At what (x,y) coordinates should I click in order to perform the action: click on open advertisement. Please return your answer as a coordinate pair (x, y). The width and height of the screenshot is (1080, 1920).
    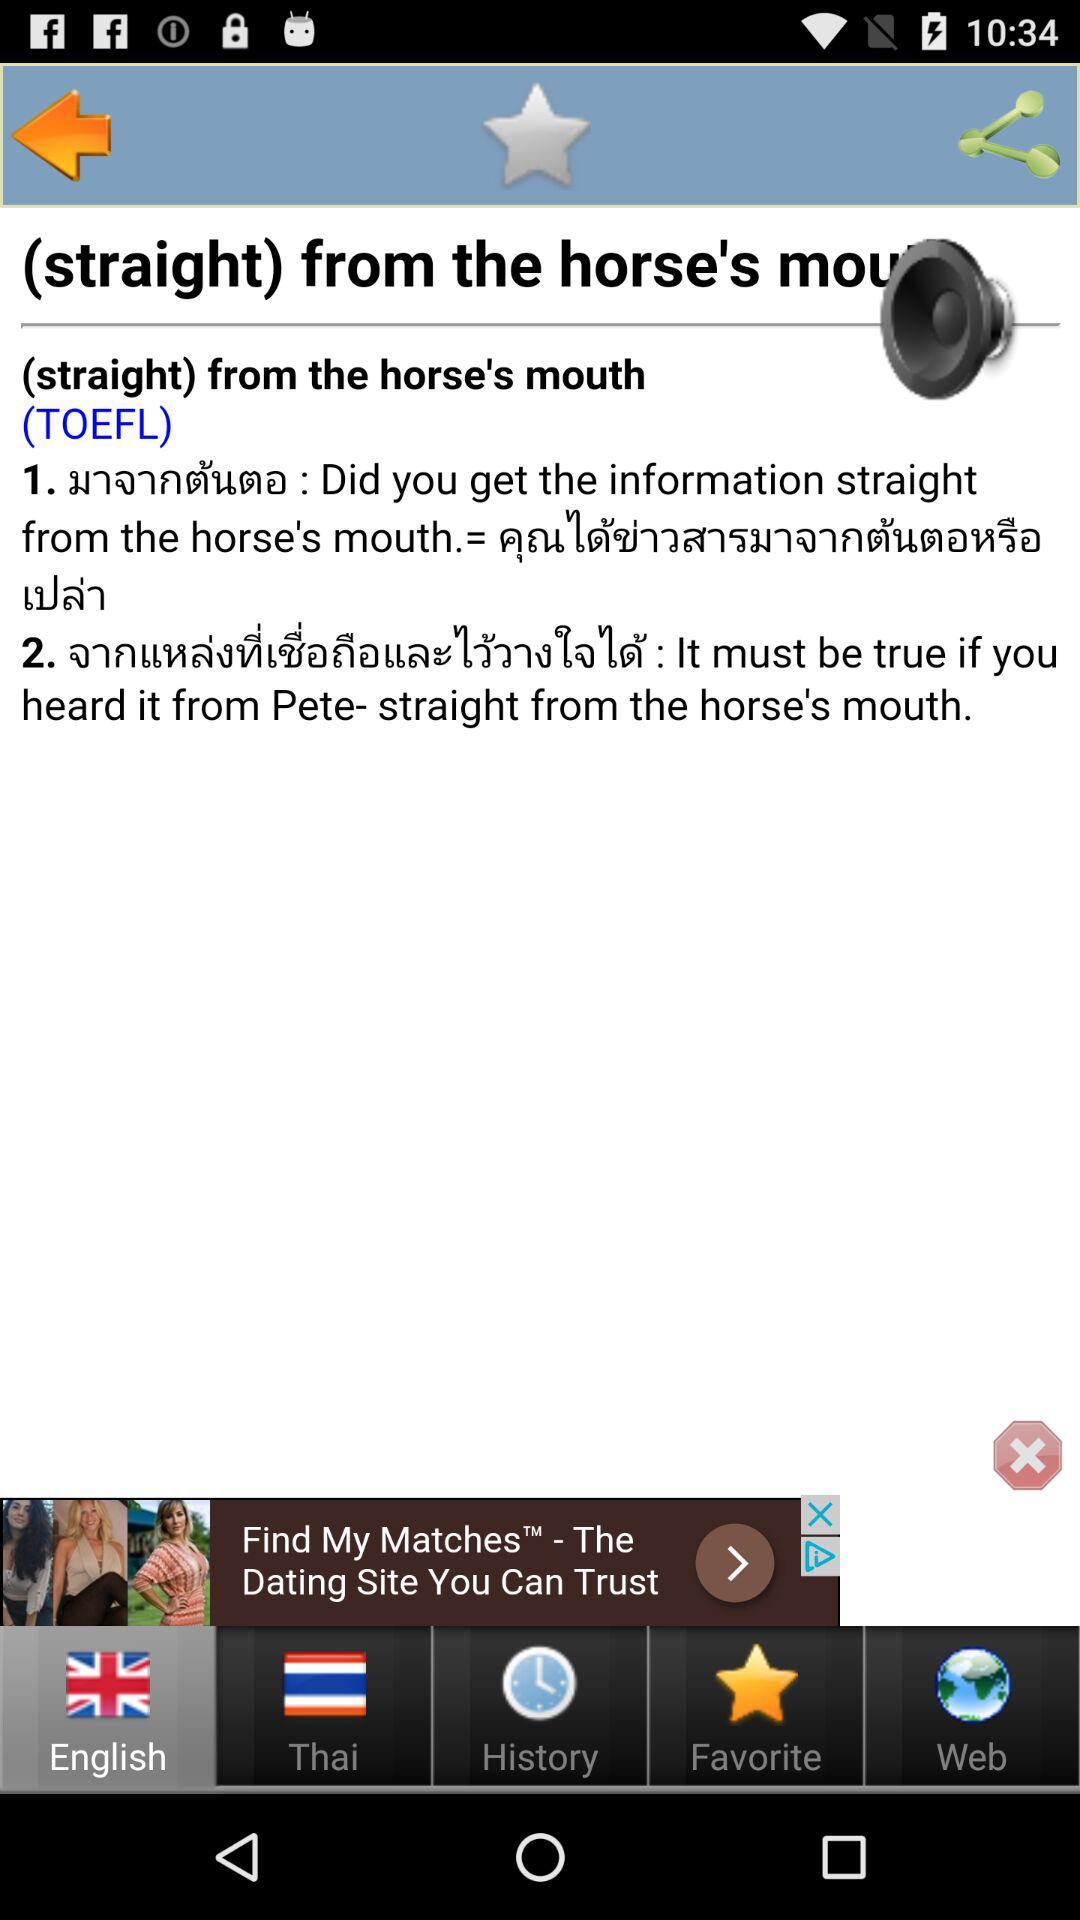
    Looking at the image, I should click on (419, 1559).